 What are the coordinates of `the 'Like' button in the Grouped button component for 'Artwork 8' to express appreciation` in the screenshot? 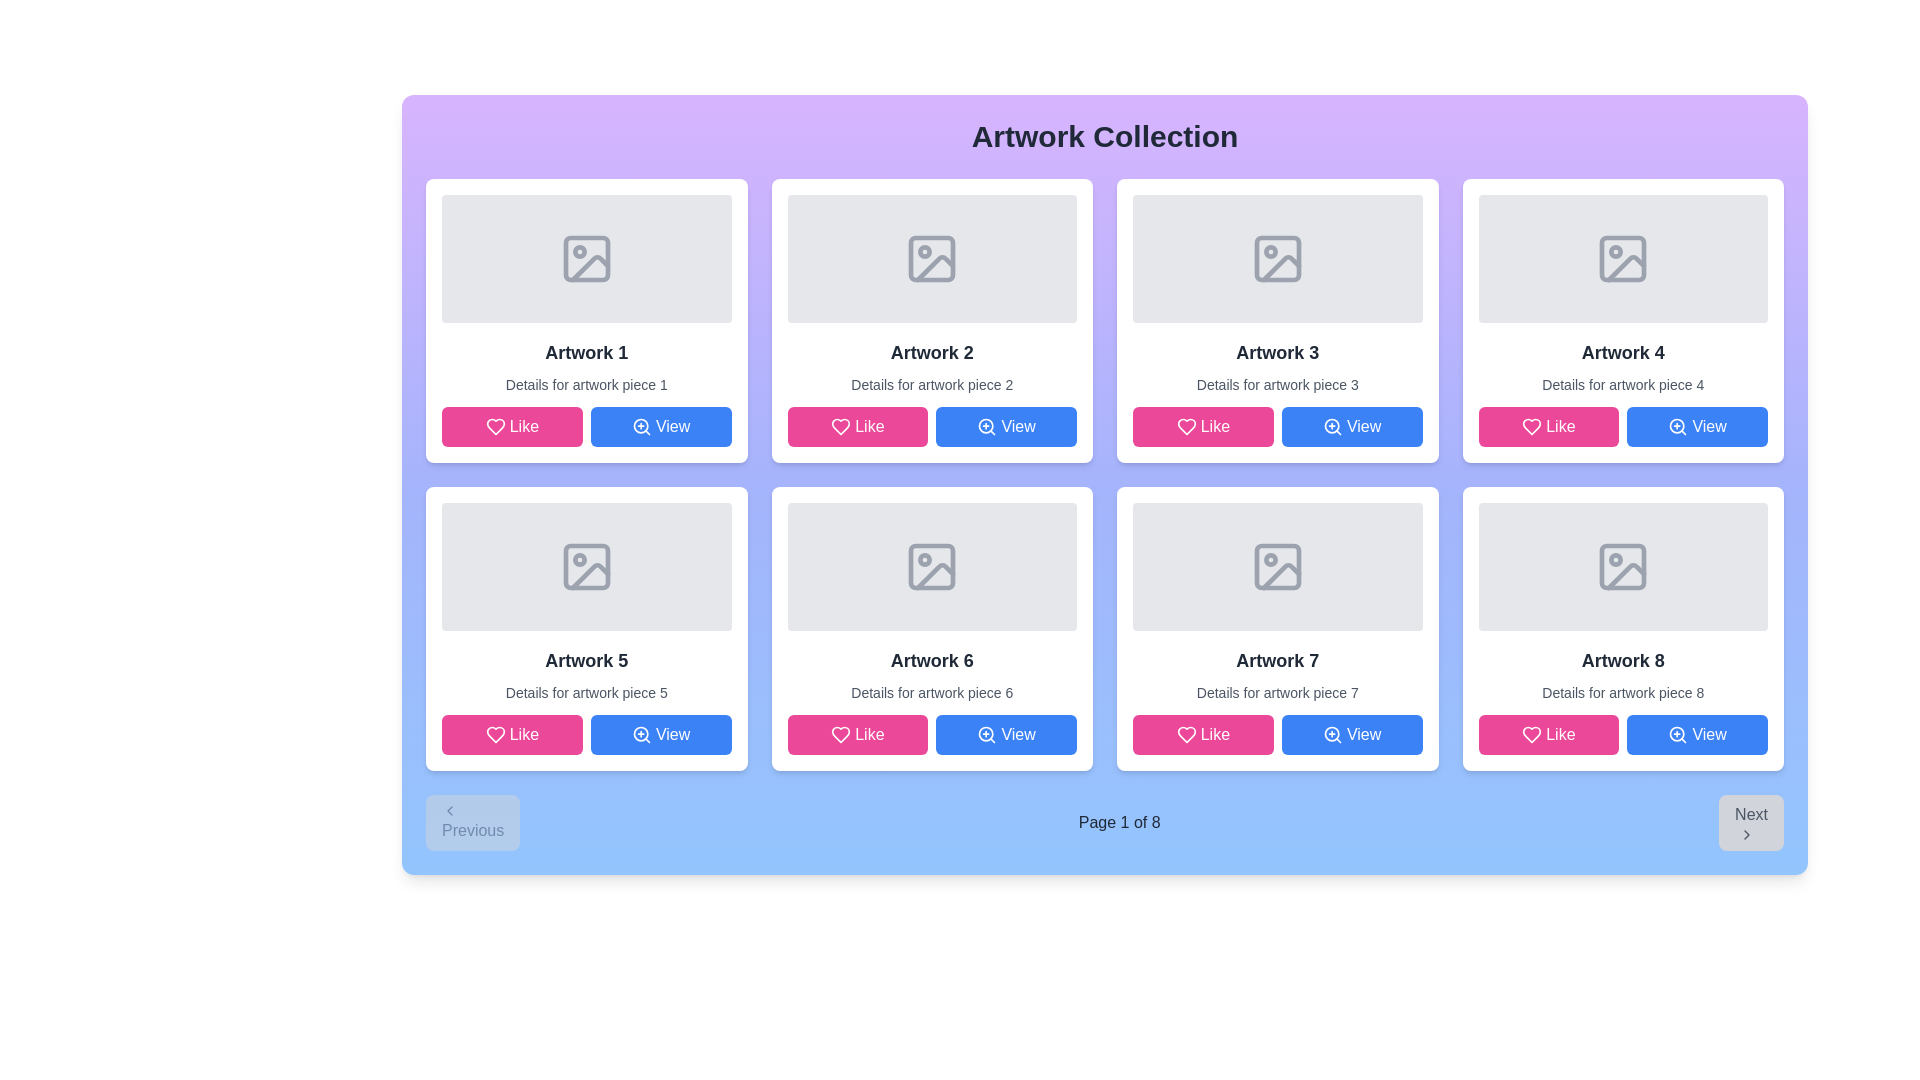 It's located at (1622, 735).